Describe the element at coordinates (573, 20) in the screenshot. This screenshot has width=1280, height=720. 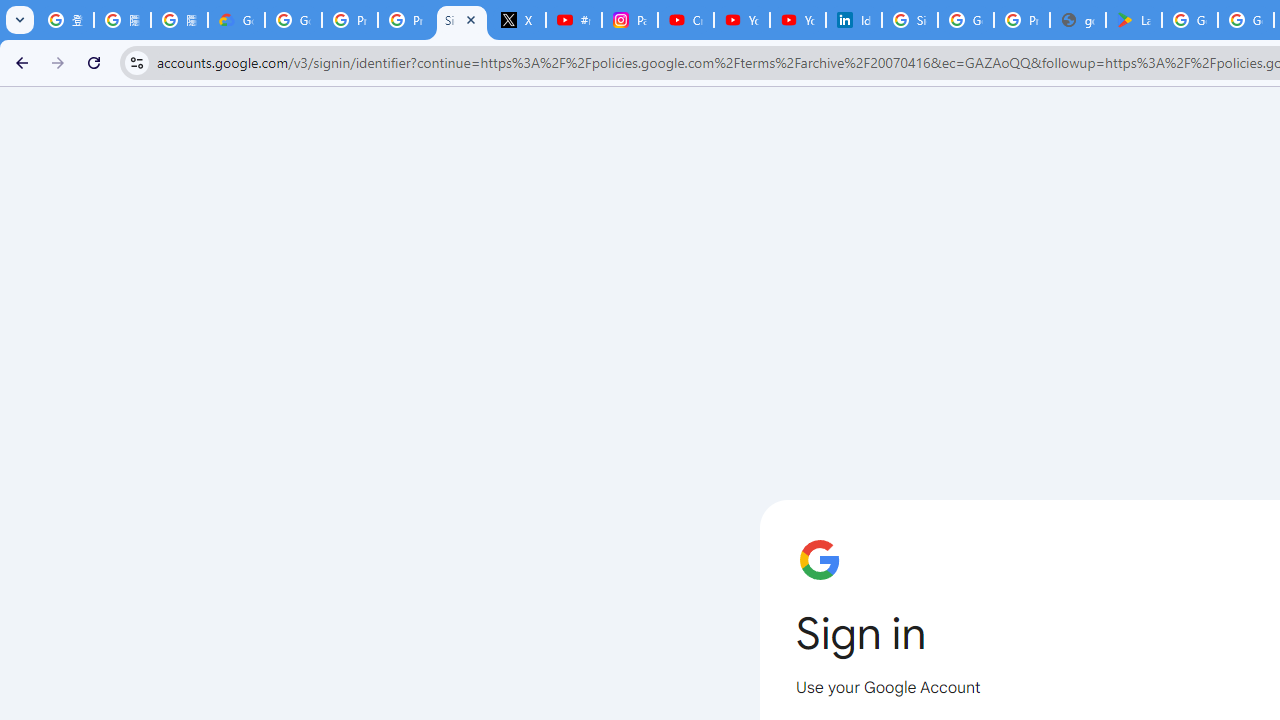
I see `'#nbabasketballhighlights - YouTube'` at that location.